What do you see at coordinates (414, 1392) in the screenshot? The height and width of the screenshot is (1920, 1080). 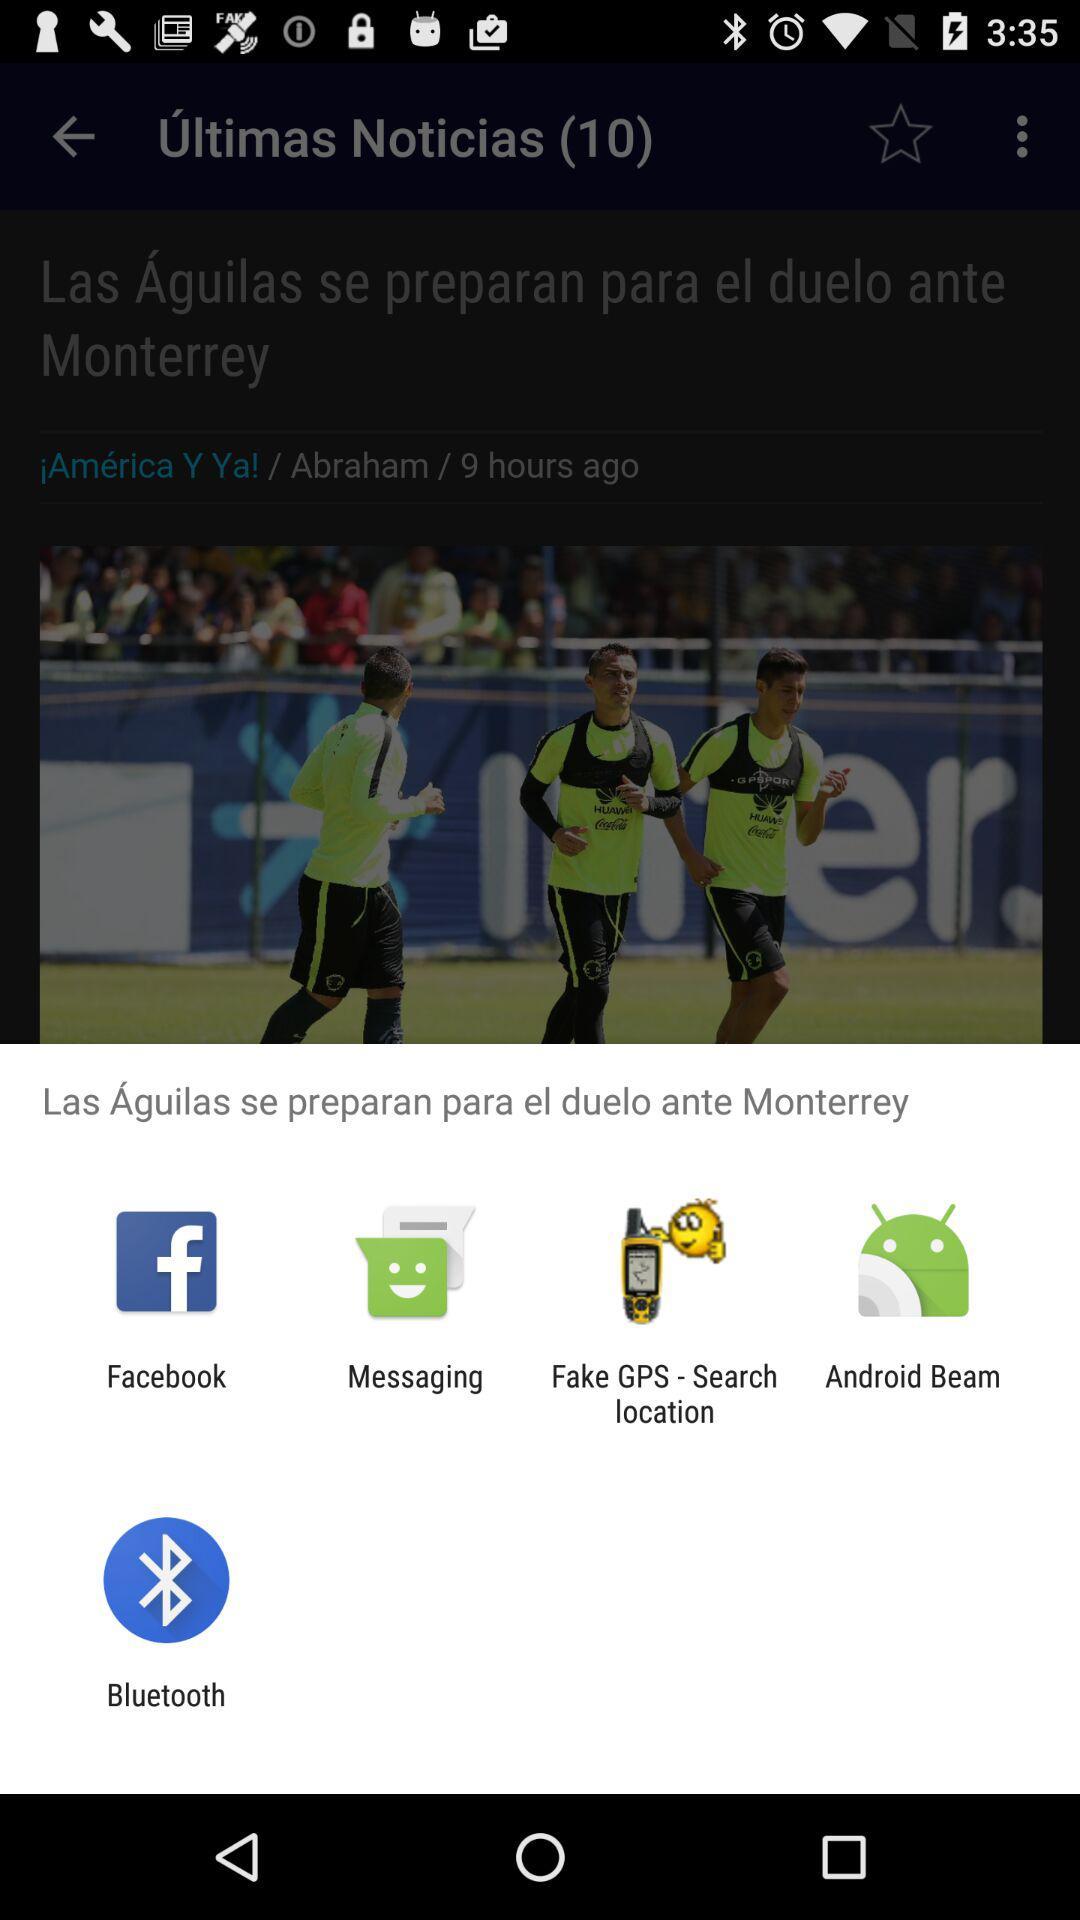 I see `the messaging item` at bounding box center [414, 1392].